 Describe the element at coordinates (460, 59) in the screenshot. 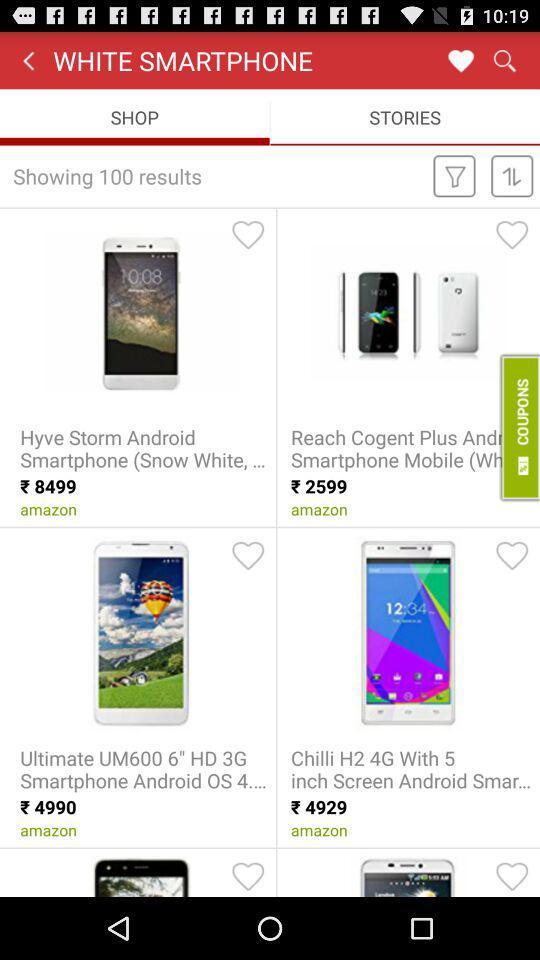

I see `heart button` at that location.